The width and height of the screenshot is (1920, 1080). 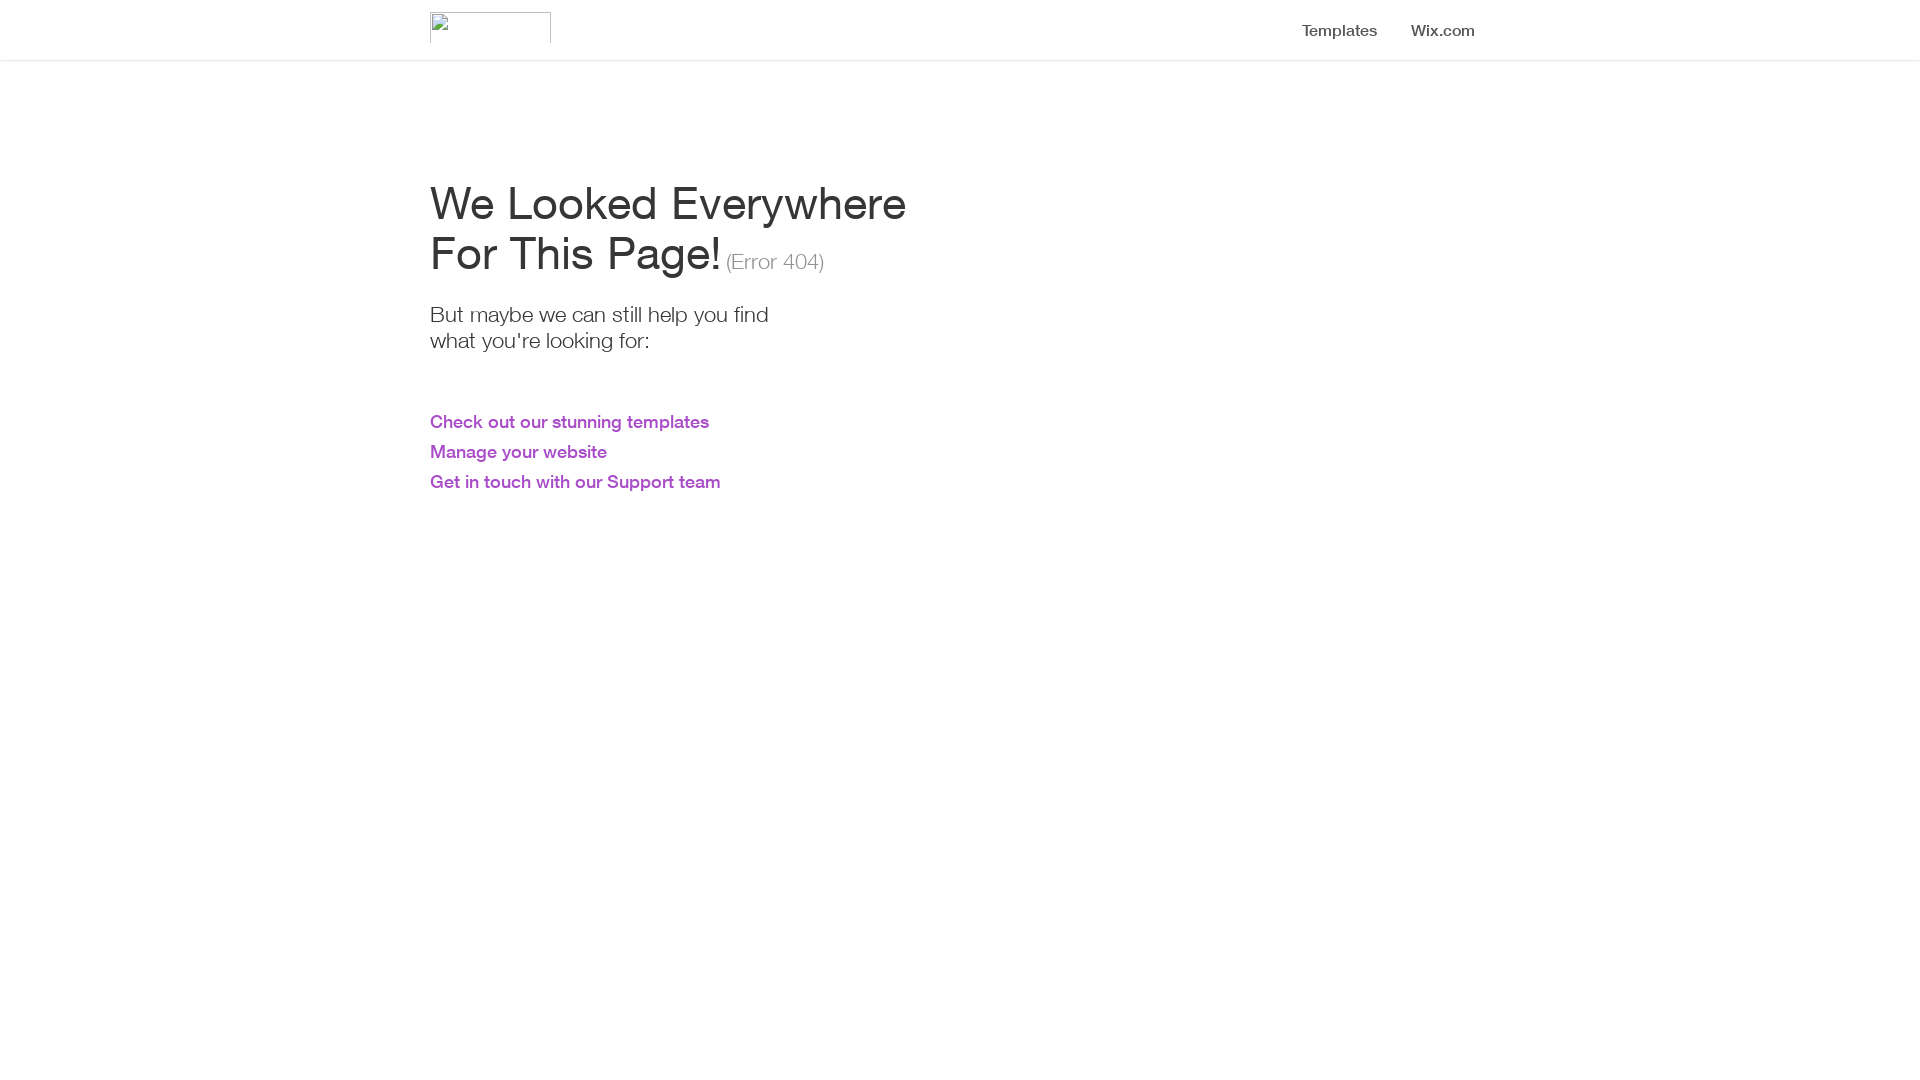 What do you see at coordinates (429, 451) in the screenshot?
I see `'Manage your website'` at bounding box center [429, 451].